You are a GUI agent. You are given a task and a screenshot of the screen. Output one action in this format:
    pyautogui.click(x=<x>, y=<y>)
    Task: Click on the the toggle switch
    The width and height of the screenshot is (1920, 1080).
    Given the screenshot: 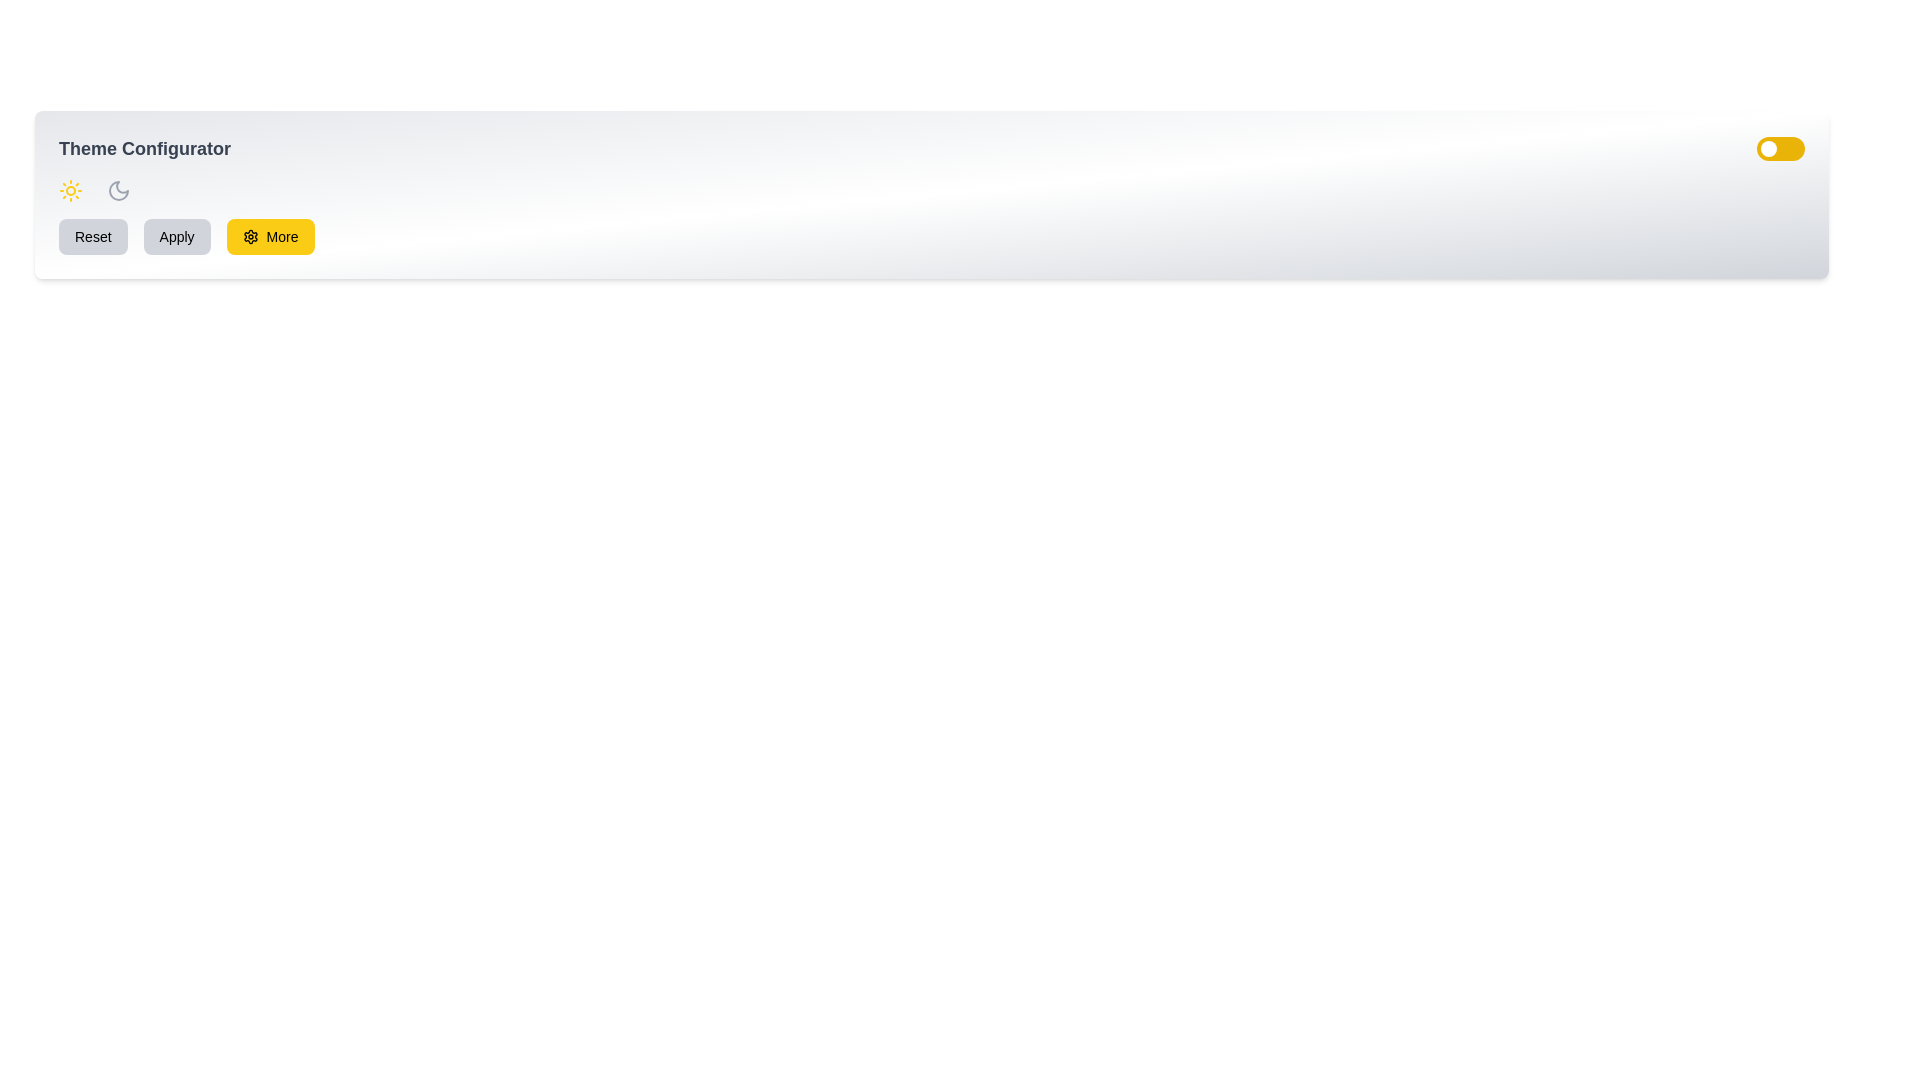 What is the action you would take?
    pyautogui.click(x=1772, y=148)
    